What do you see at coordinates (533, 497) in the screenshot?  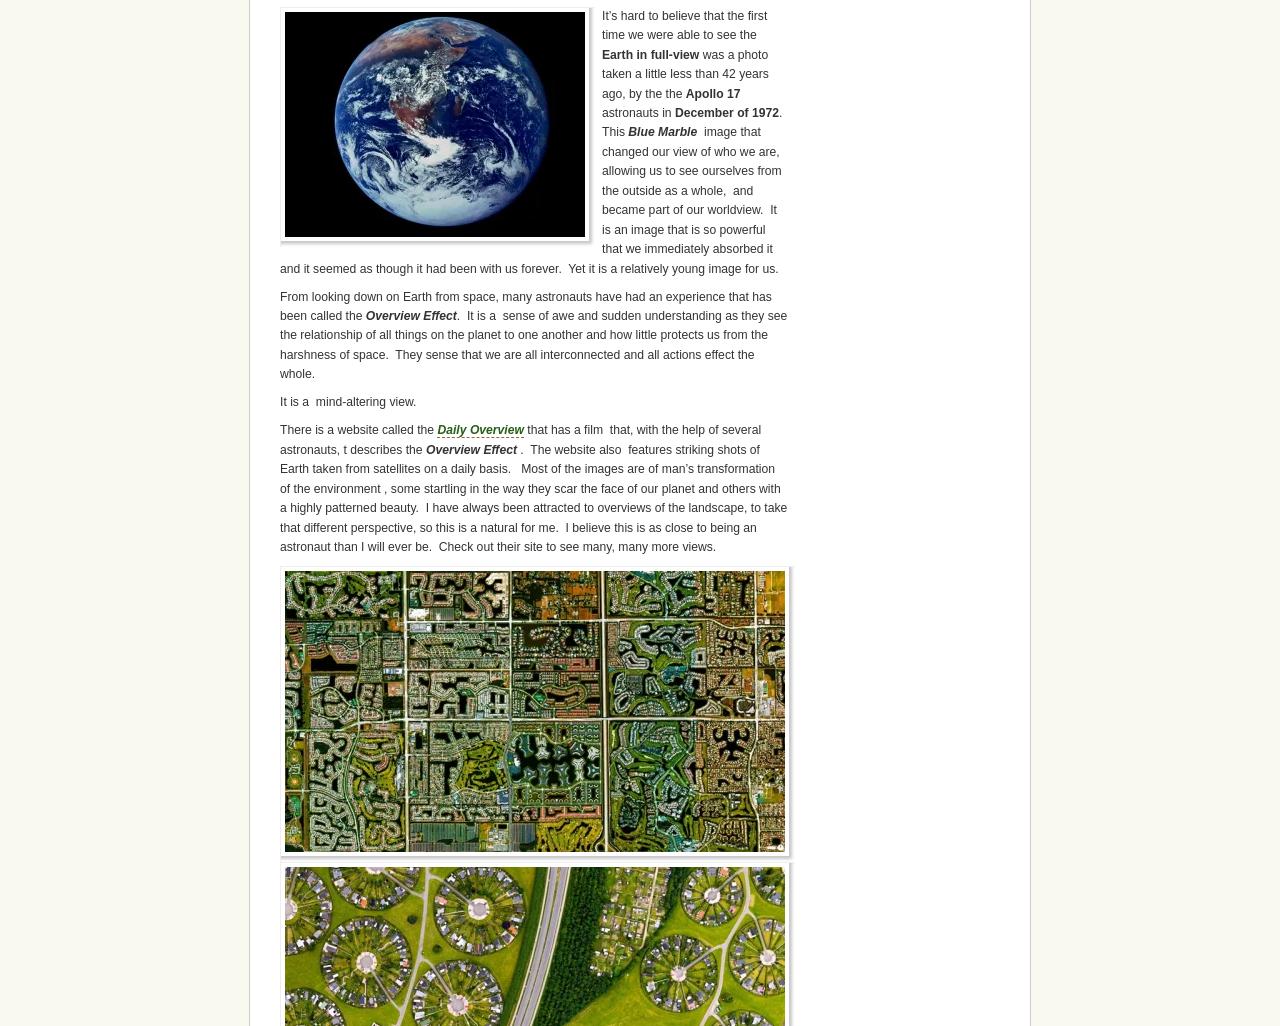 I see `'.  The website also  features striking shots of Earth taken from satellites on a daily basis.   Most of the images are of man’s transformation of the environment , some startling in the way they scar the face of our planet and others with a highly patterned beauty.  I have always been attracted to overviews of the landscape, to take that different perspective, so this is a natural for me.  I believe this is as close to being an astronaut than I will ever be.  Check out their site to see many, many more views.'` at bounding box center [533, 497].